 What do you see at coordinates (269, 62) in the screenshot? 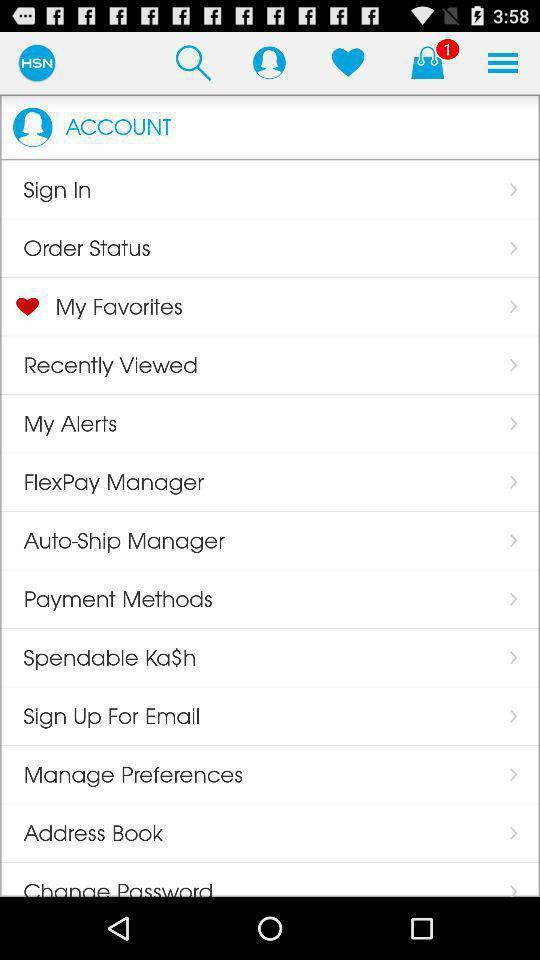
I see `account information` at bounding box center [269, 62].